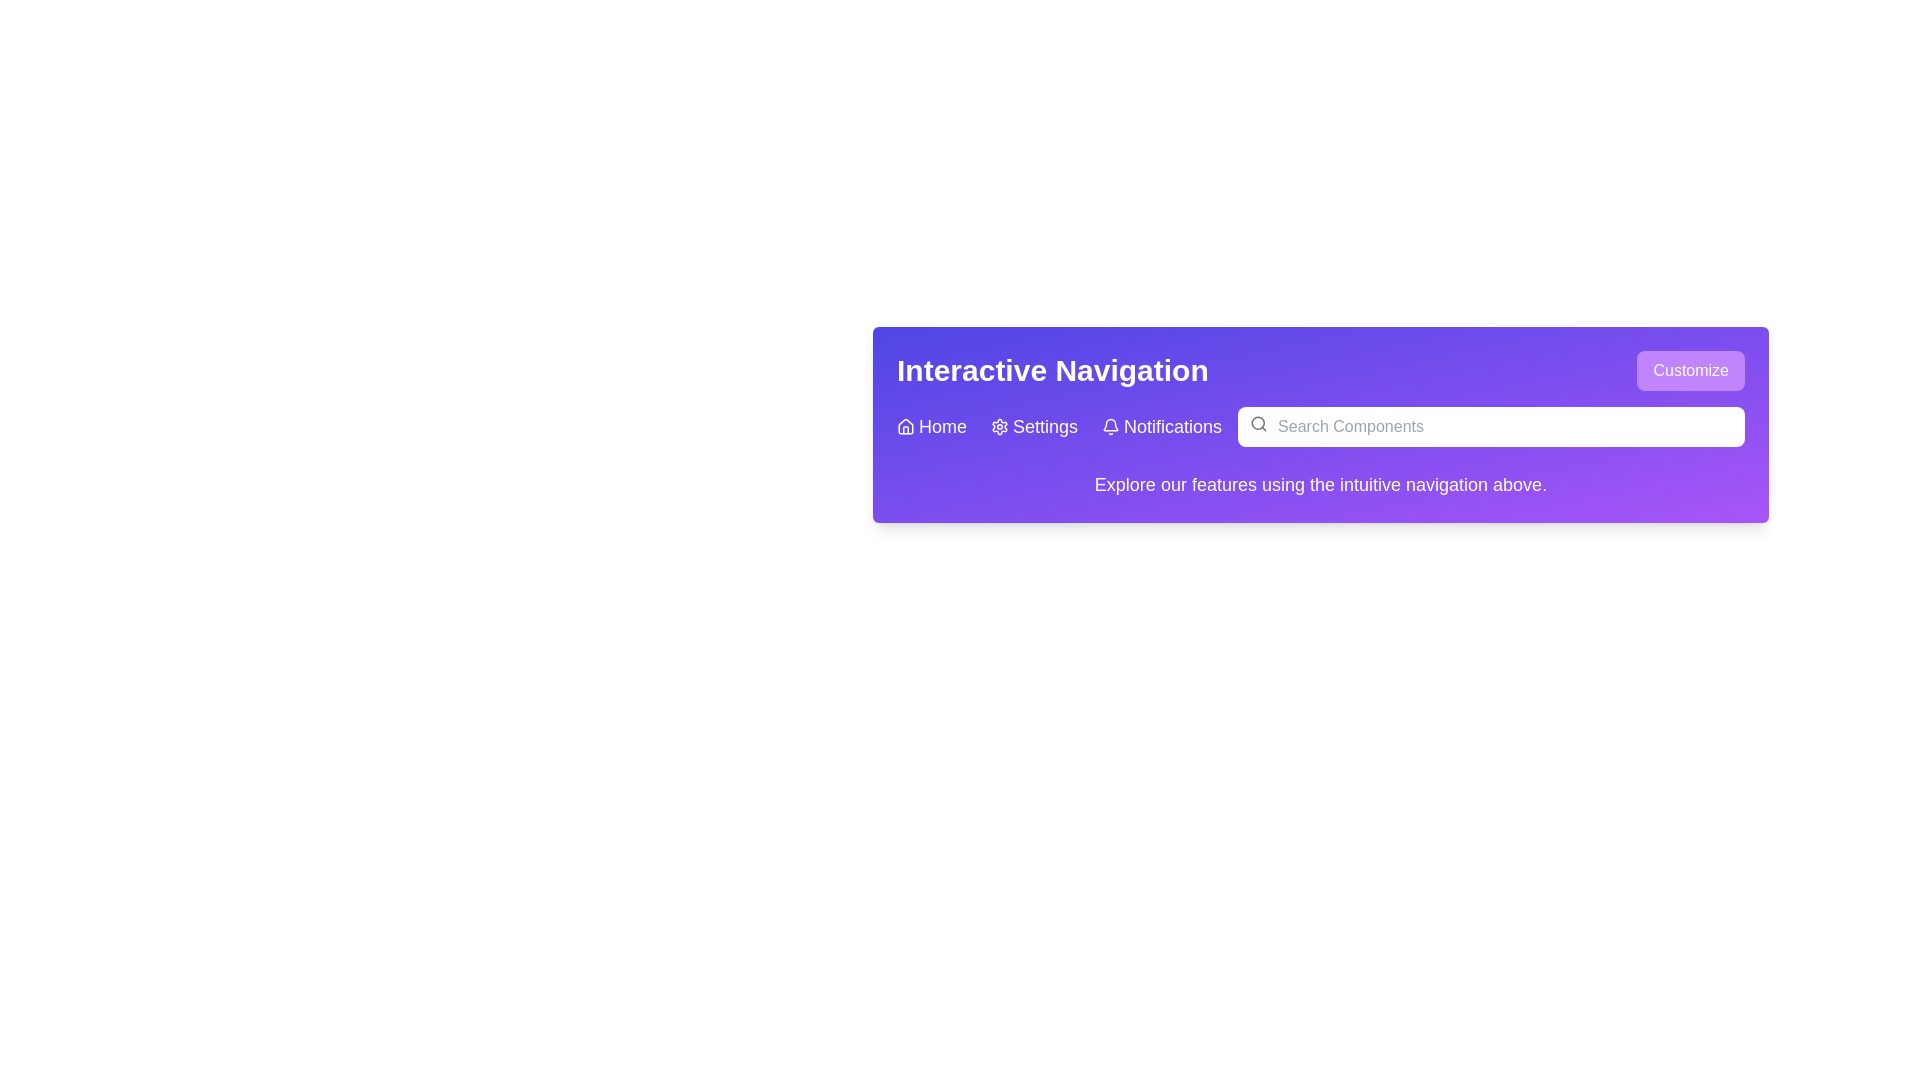  Describe the element at coordinates (1110, 426) in the screenshot. I see `the bell-shaped notification icon located in the Notifications section of the navigation bar` at that location.